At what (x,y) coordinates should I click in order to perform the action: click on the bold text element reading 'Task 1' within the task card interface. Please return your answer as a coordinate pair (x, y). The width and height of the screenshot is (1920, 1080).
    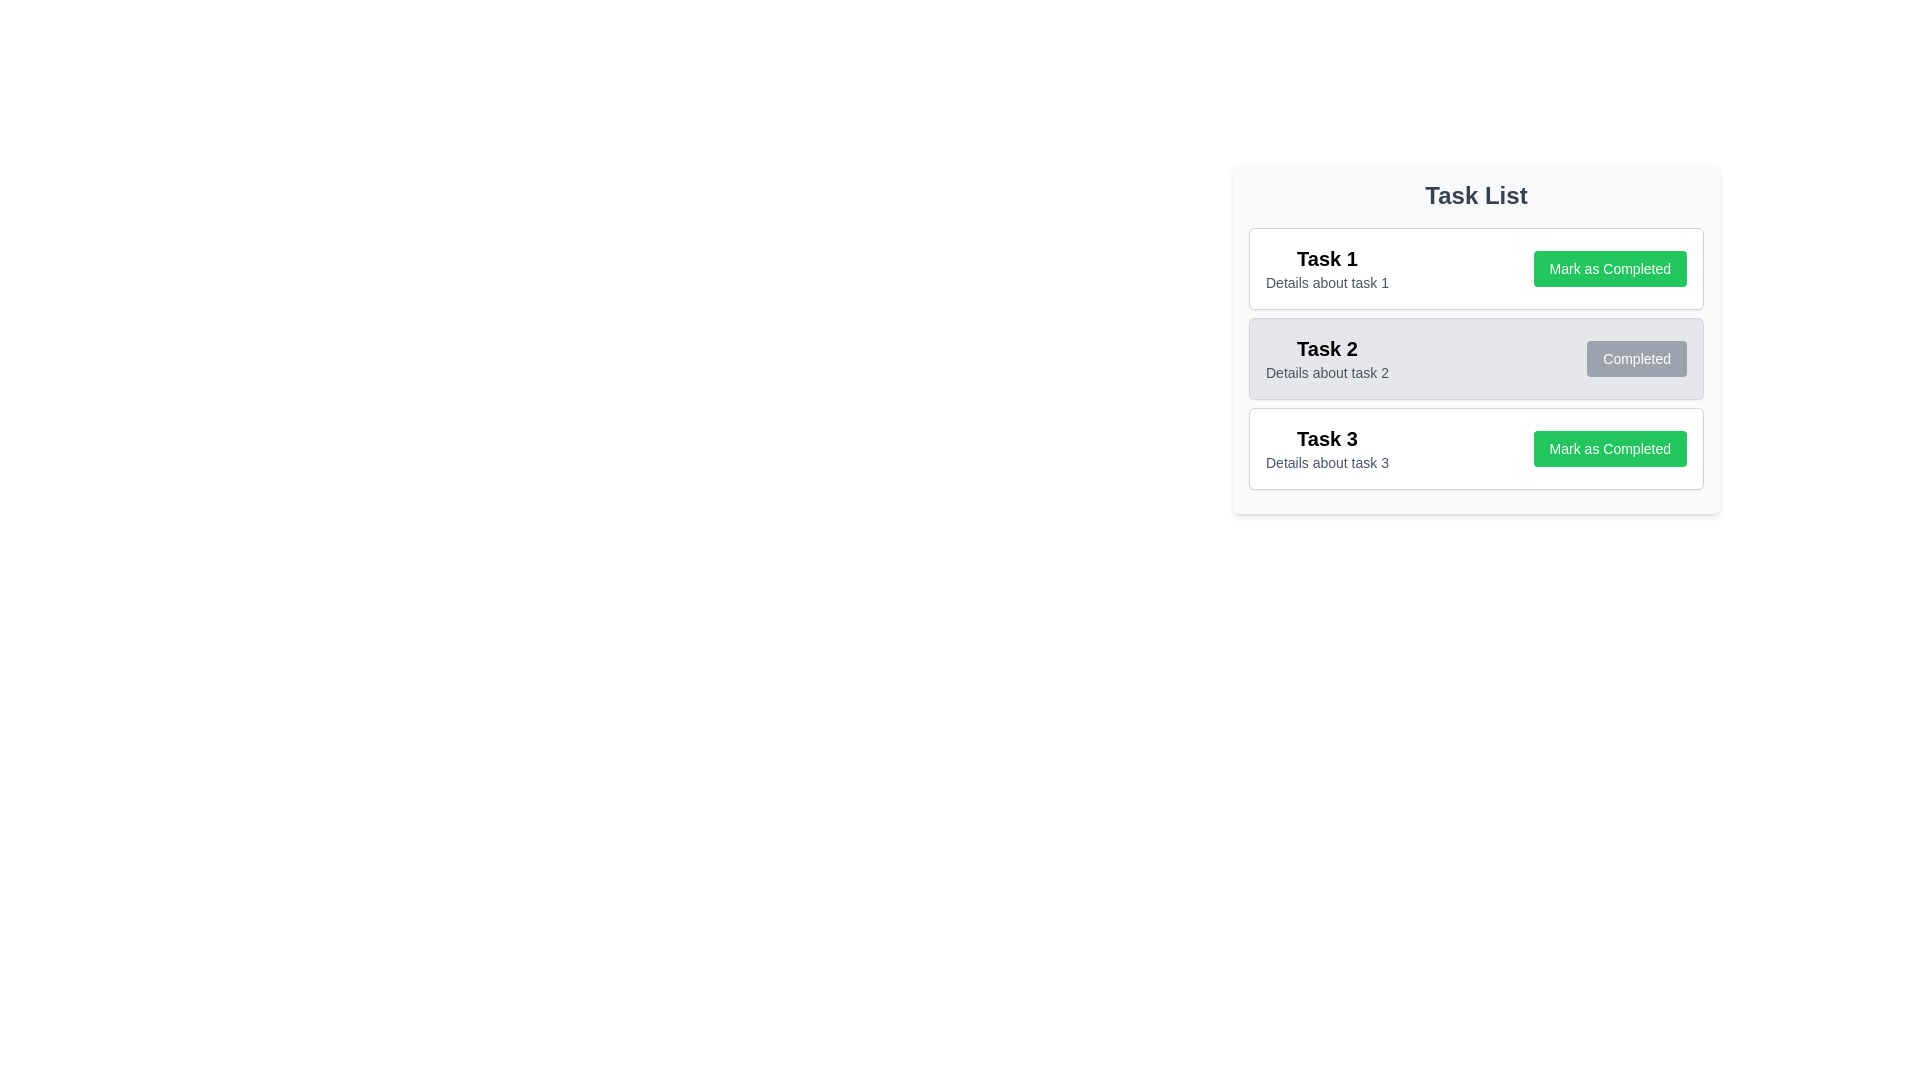
    Looking at the image, I should click on (1327, 257).